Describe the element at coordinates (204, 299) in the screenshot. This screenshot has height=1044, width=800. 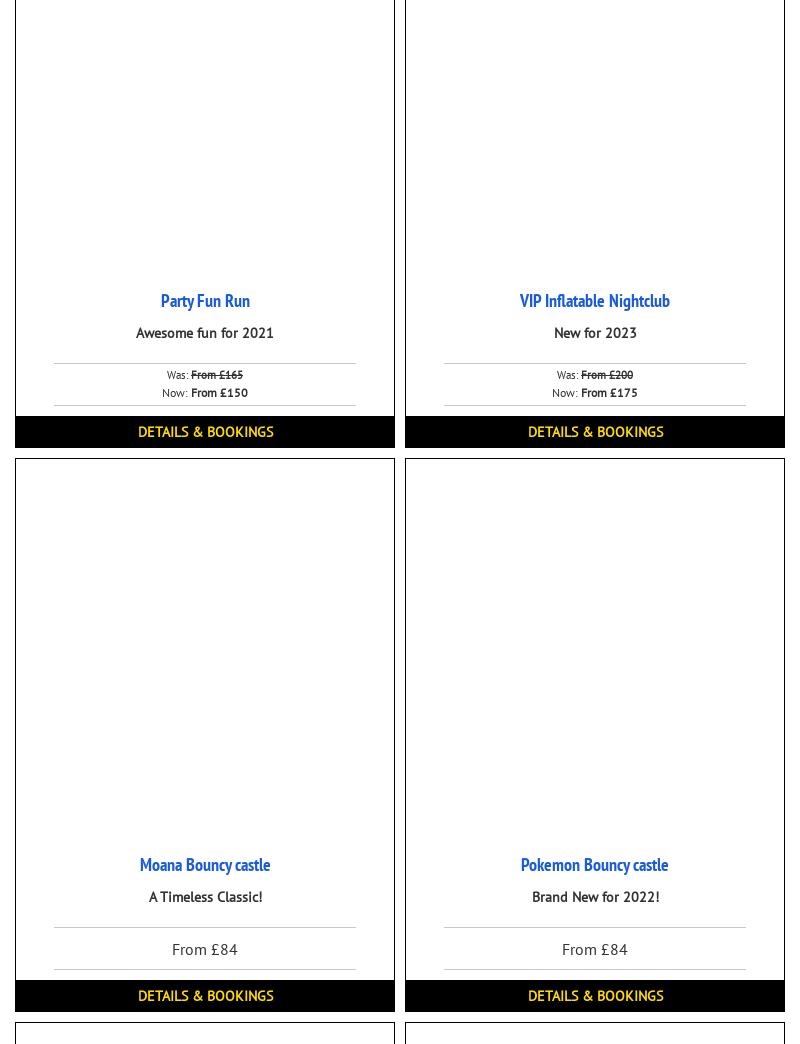
I see `'Party Fun Run'` at that location.